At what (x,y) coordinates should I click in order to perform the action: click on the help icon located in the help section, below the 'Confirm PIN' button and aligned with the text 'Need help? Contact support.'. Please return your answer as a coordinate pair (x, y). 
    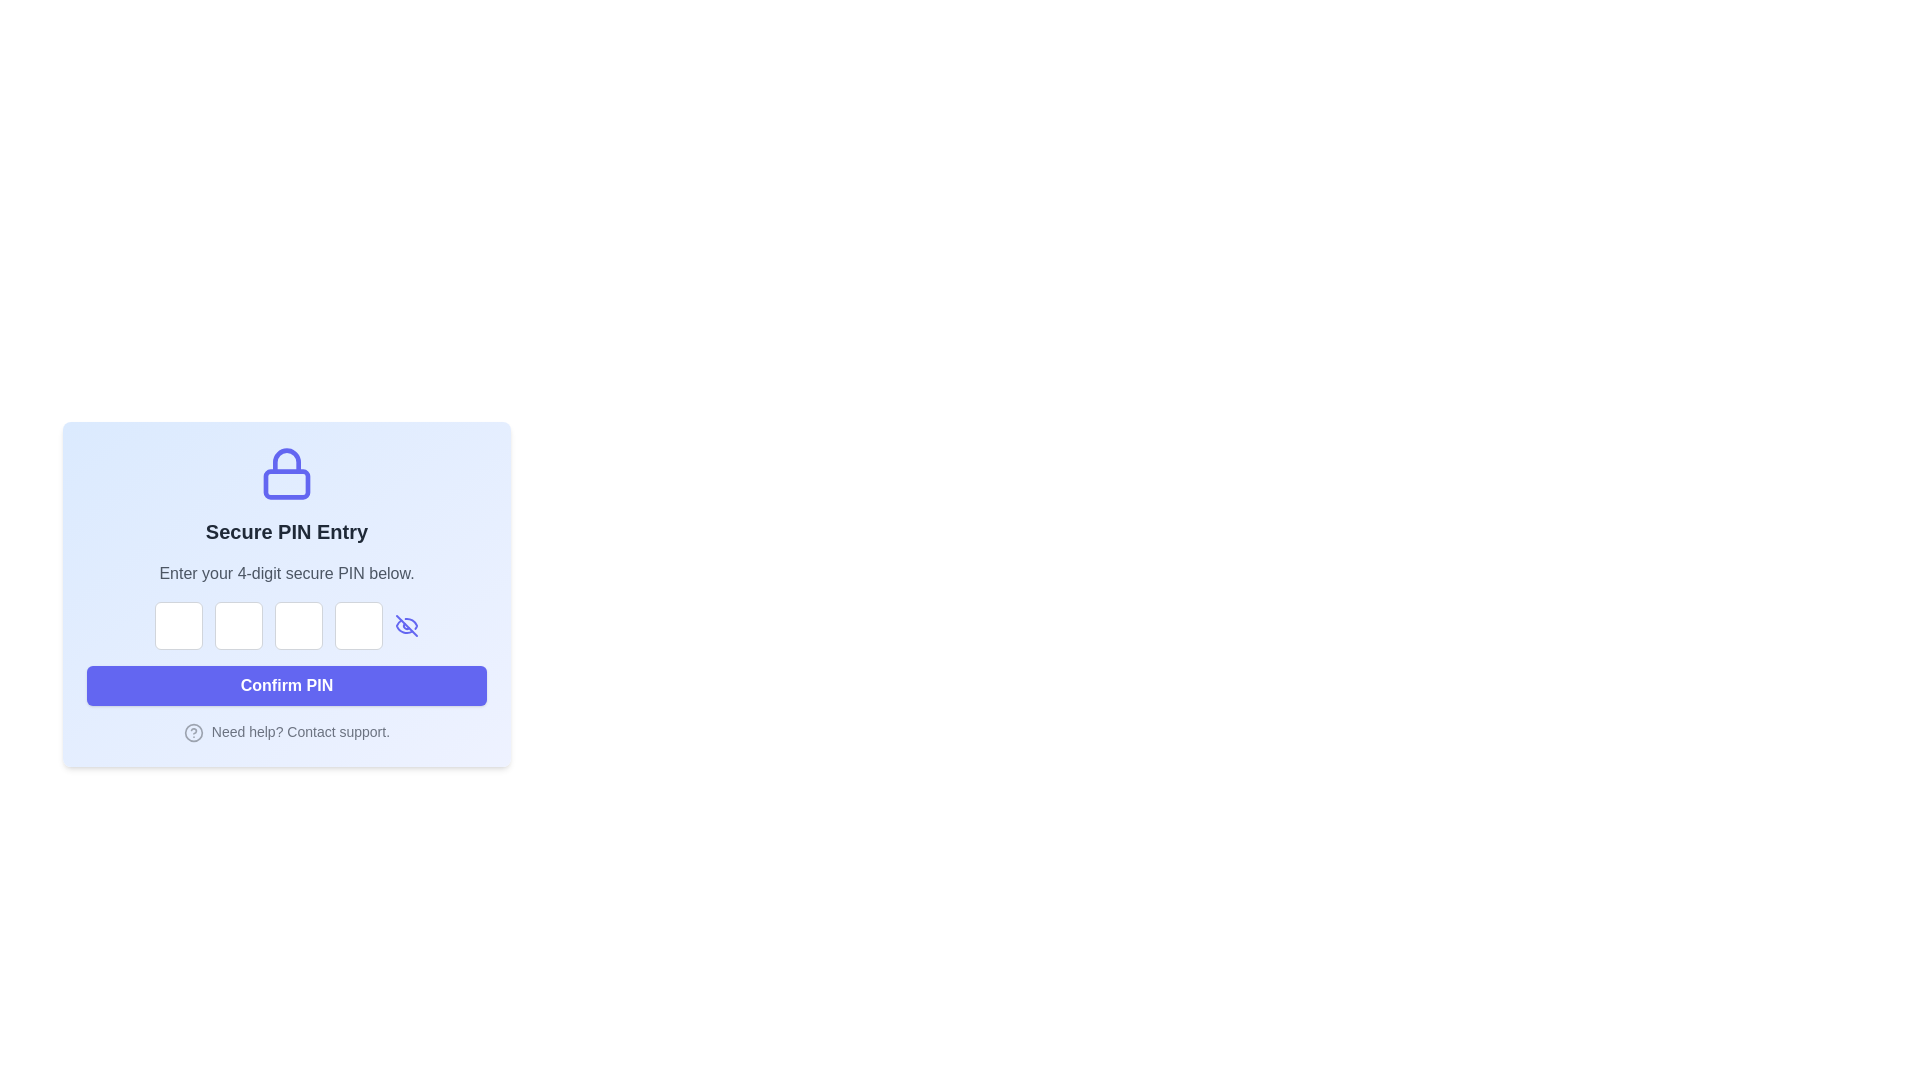
    Looking at the image, I should click on (193, 733).